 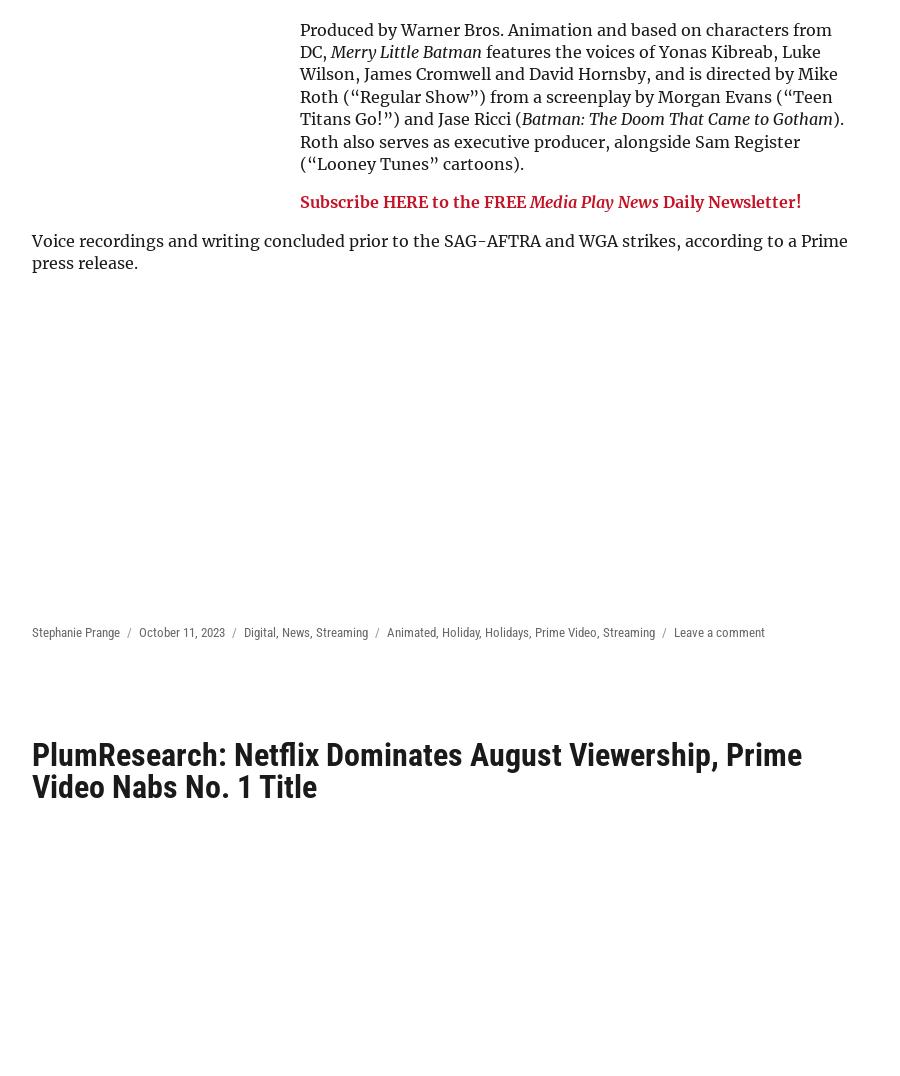 I want to click on 'Leave a comment', so click(x=718, y=630).